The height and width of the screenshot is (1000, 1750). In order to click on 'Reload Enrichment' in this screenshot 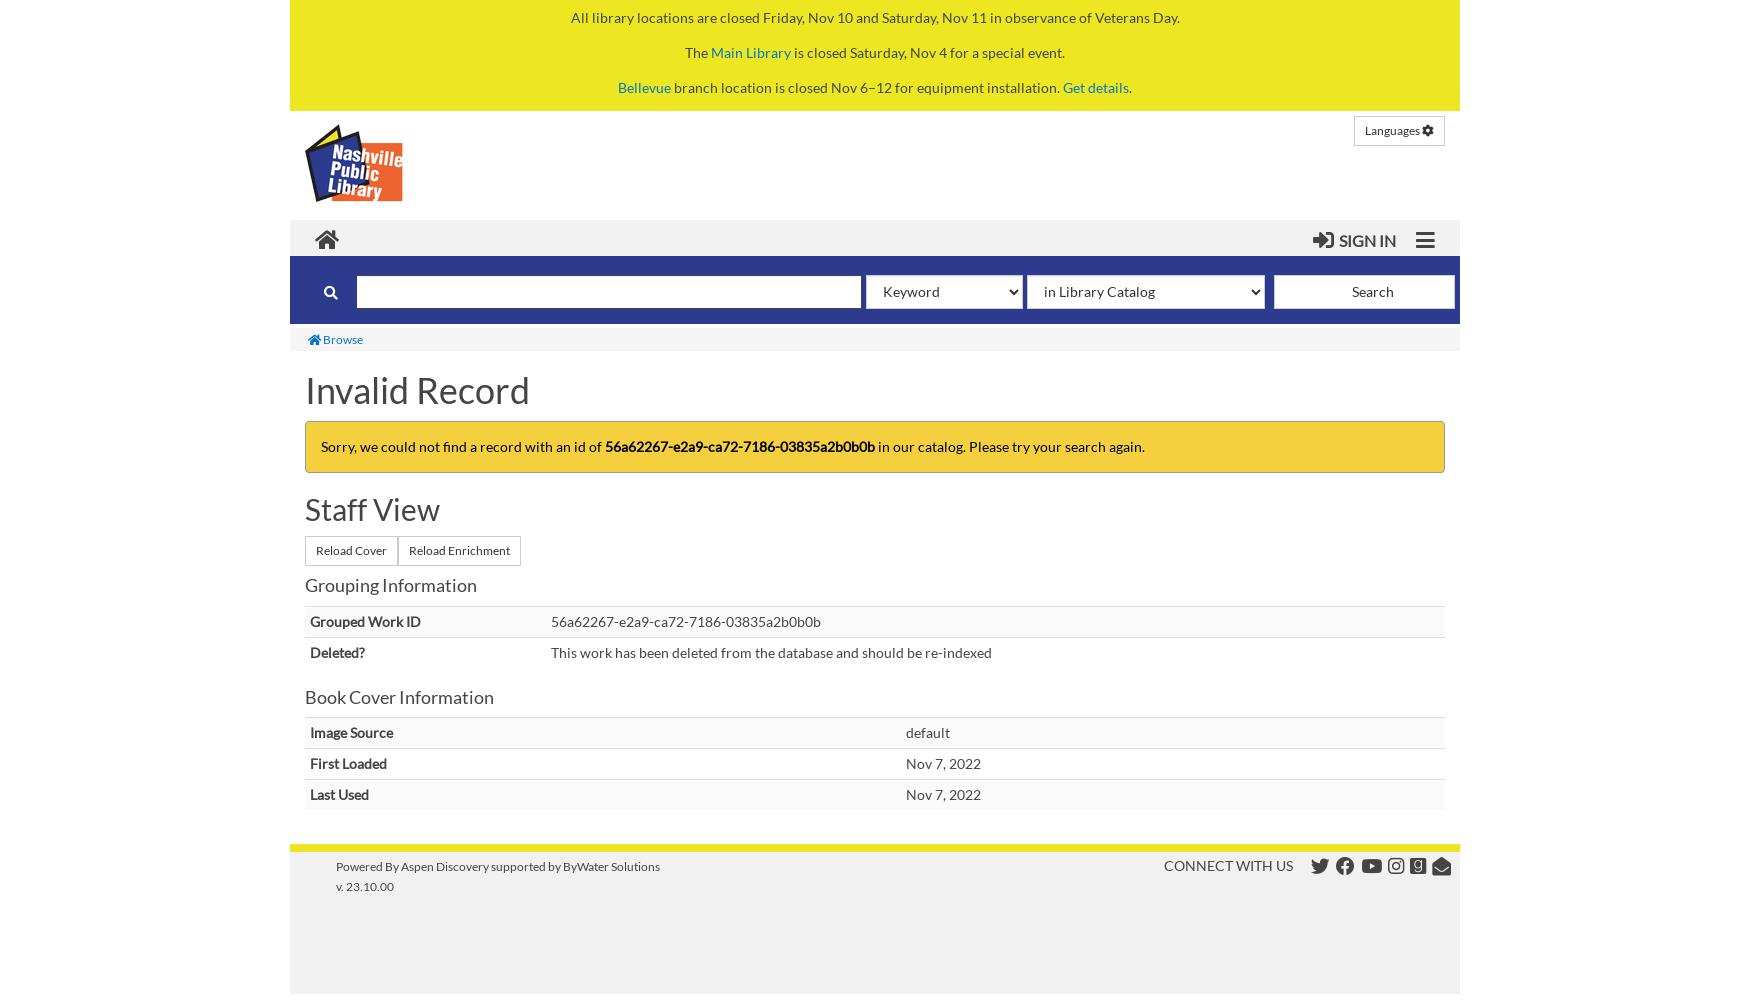, I will do `click(407, 549)`.